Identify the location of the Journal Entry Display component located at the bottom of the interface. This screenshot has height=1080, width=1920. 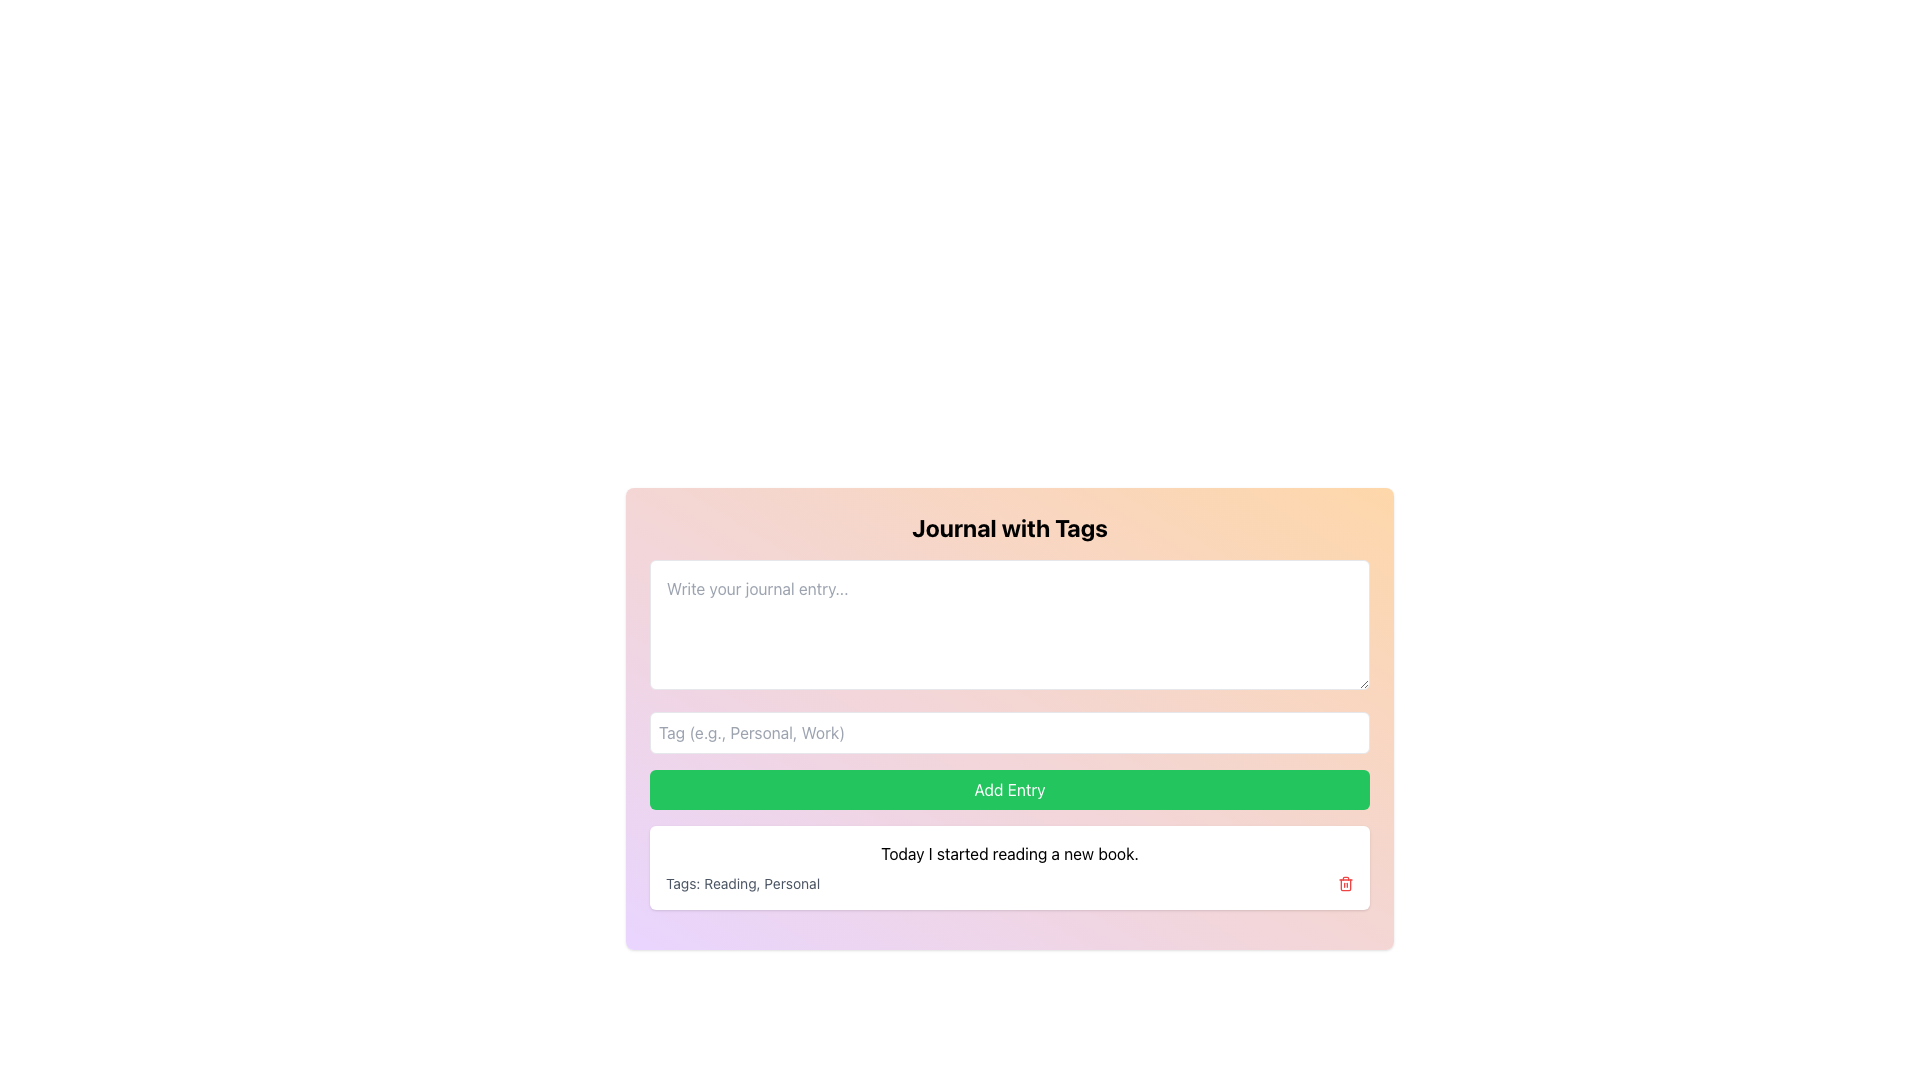
(1009, 866).